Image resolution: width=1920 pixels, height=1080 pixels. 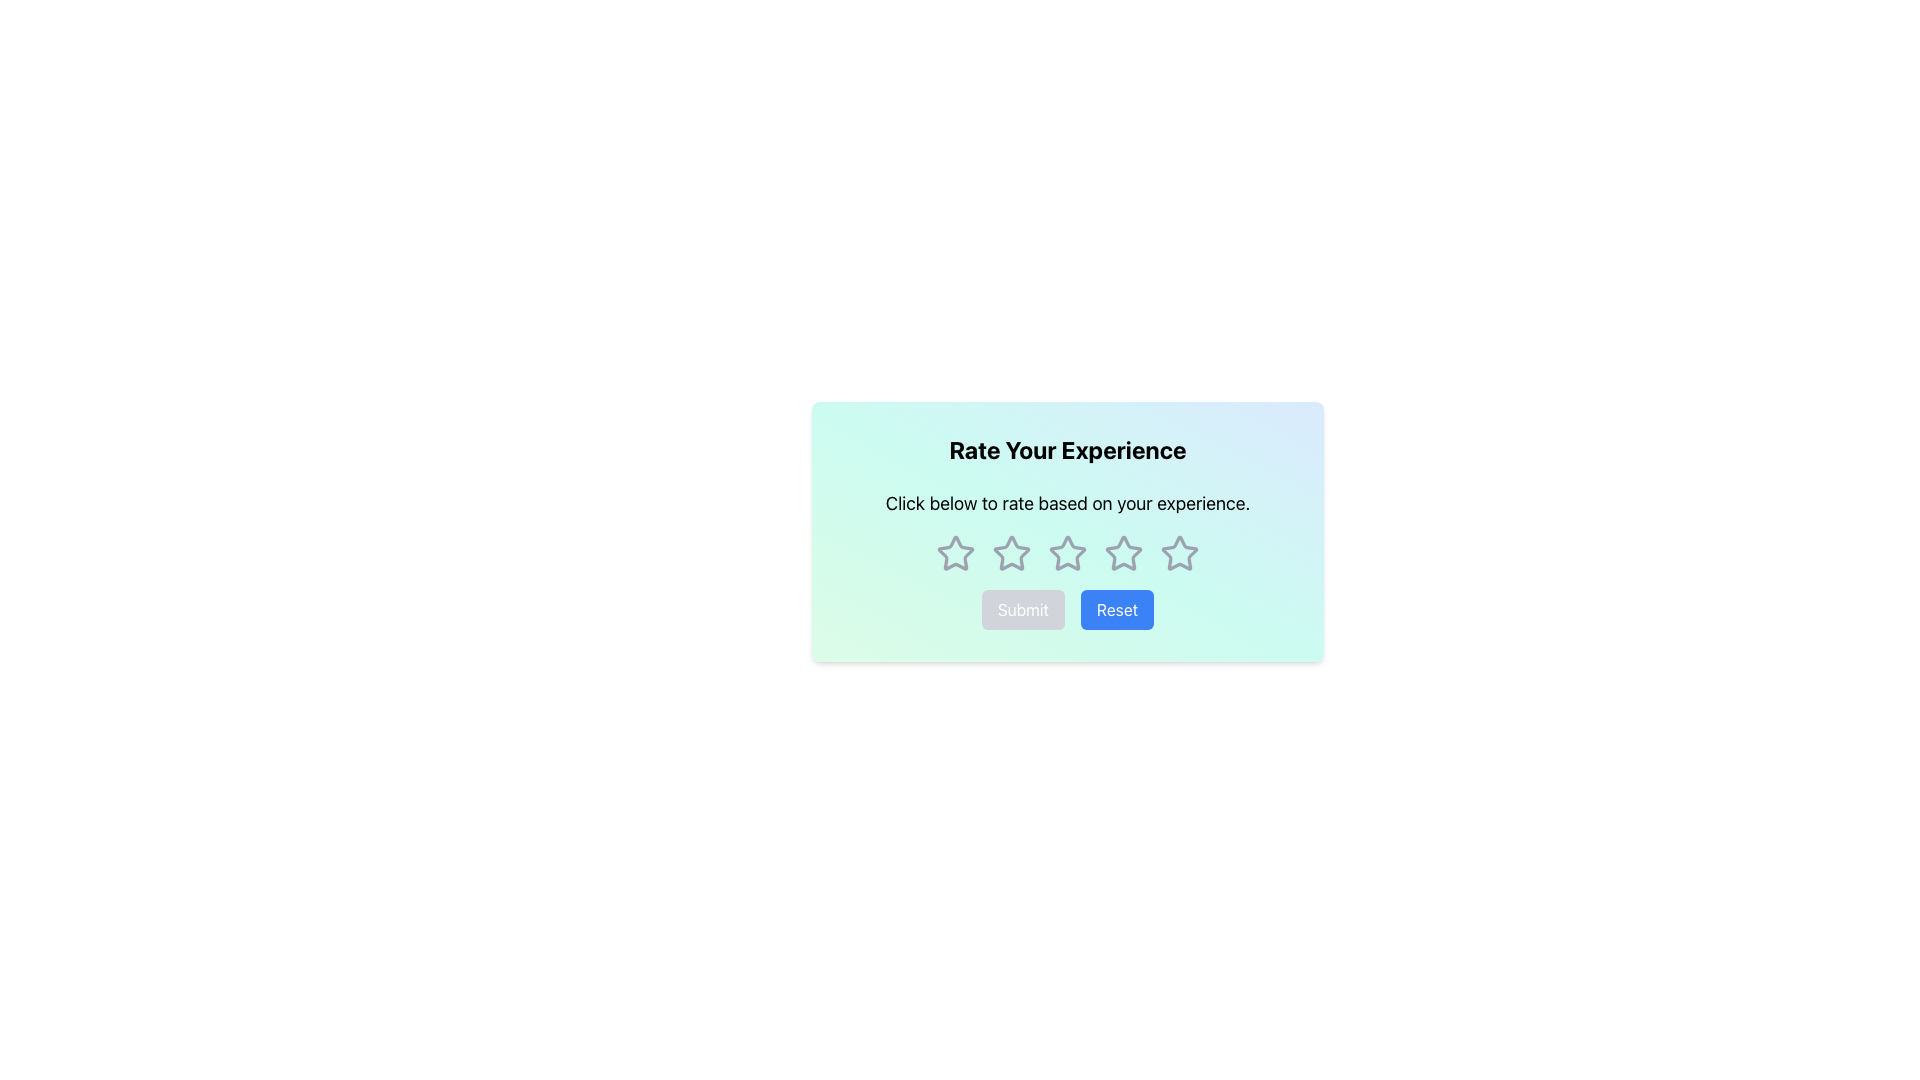 I want to click on the fourth star icon, so click(x=1123, y=553).